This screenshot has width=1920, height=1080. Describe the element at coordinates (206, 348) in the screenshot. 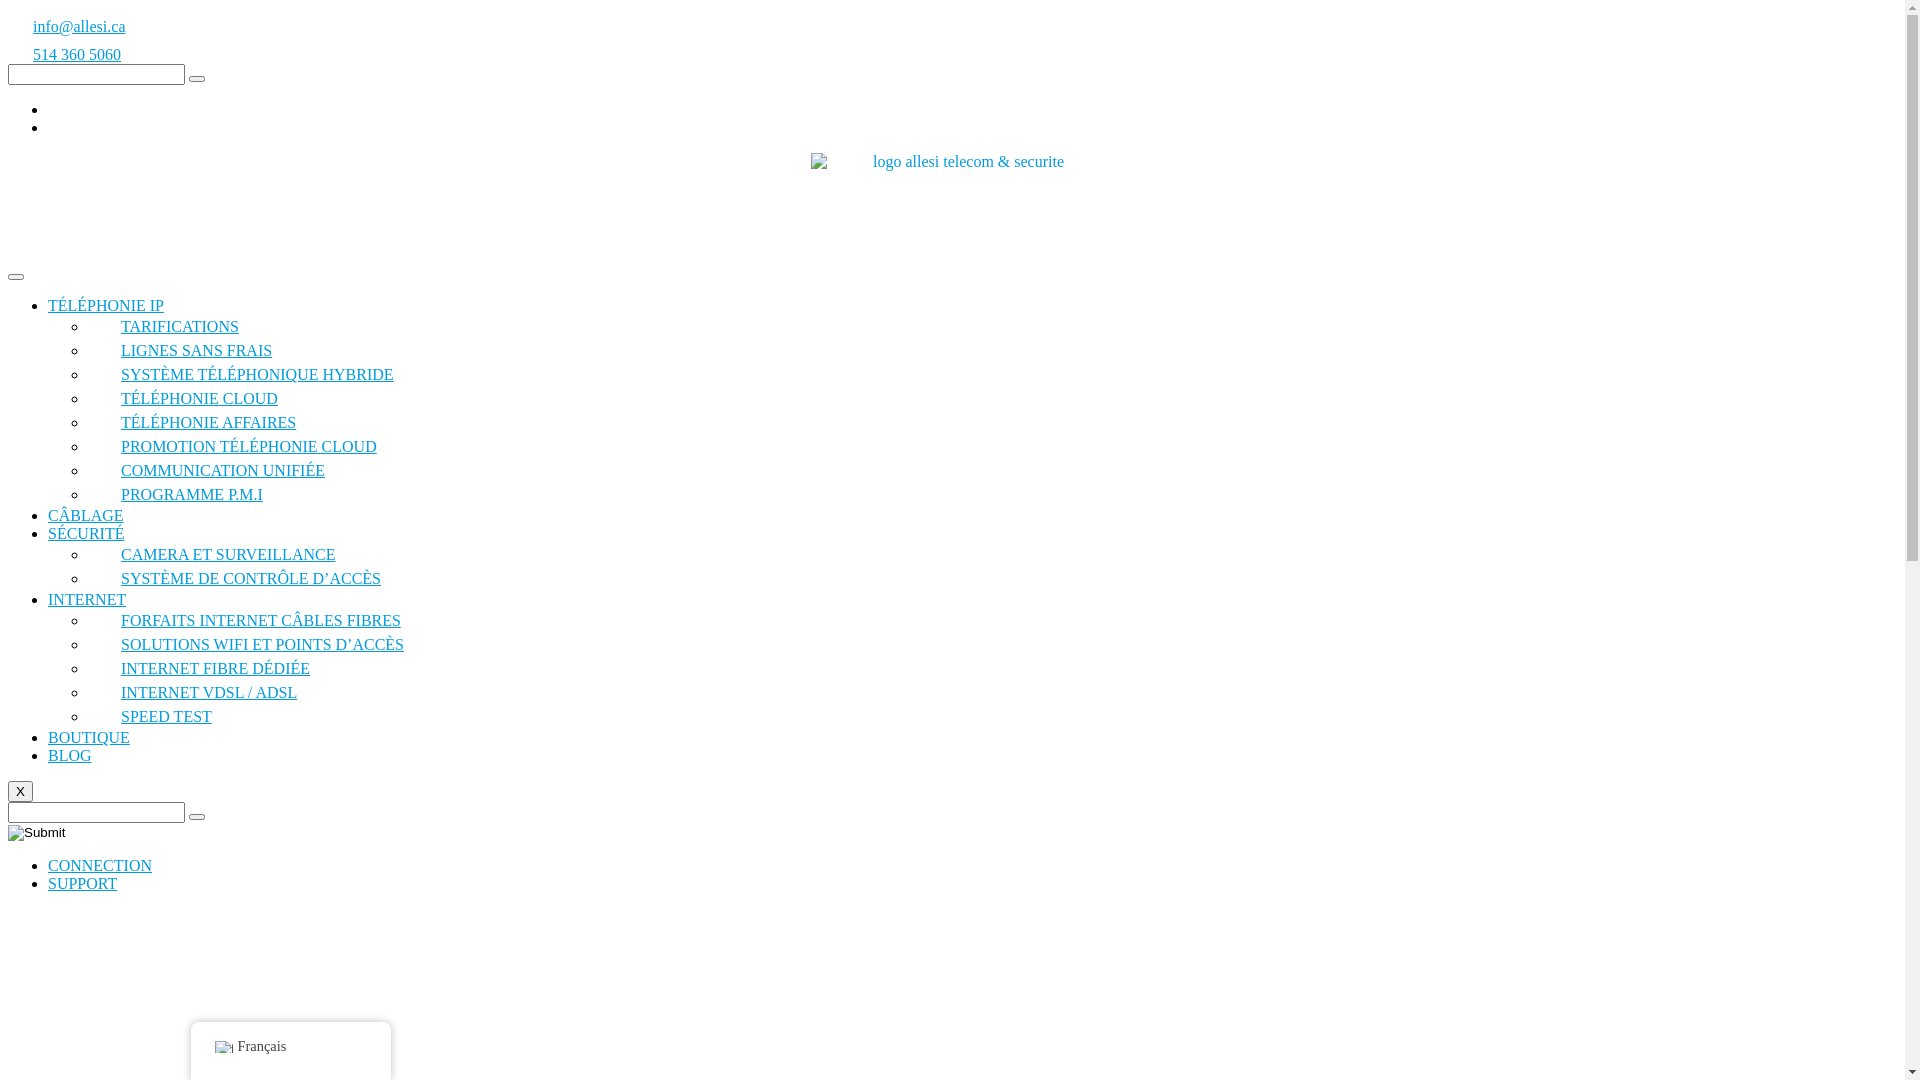

I see `'LIGNES SANS FRAIS'` at that location.